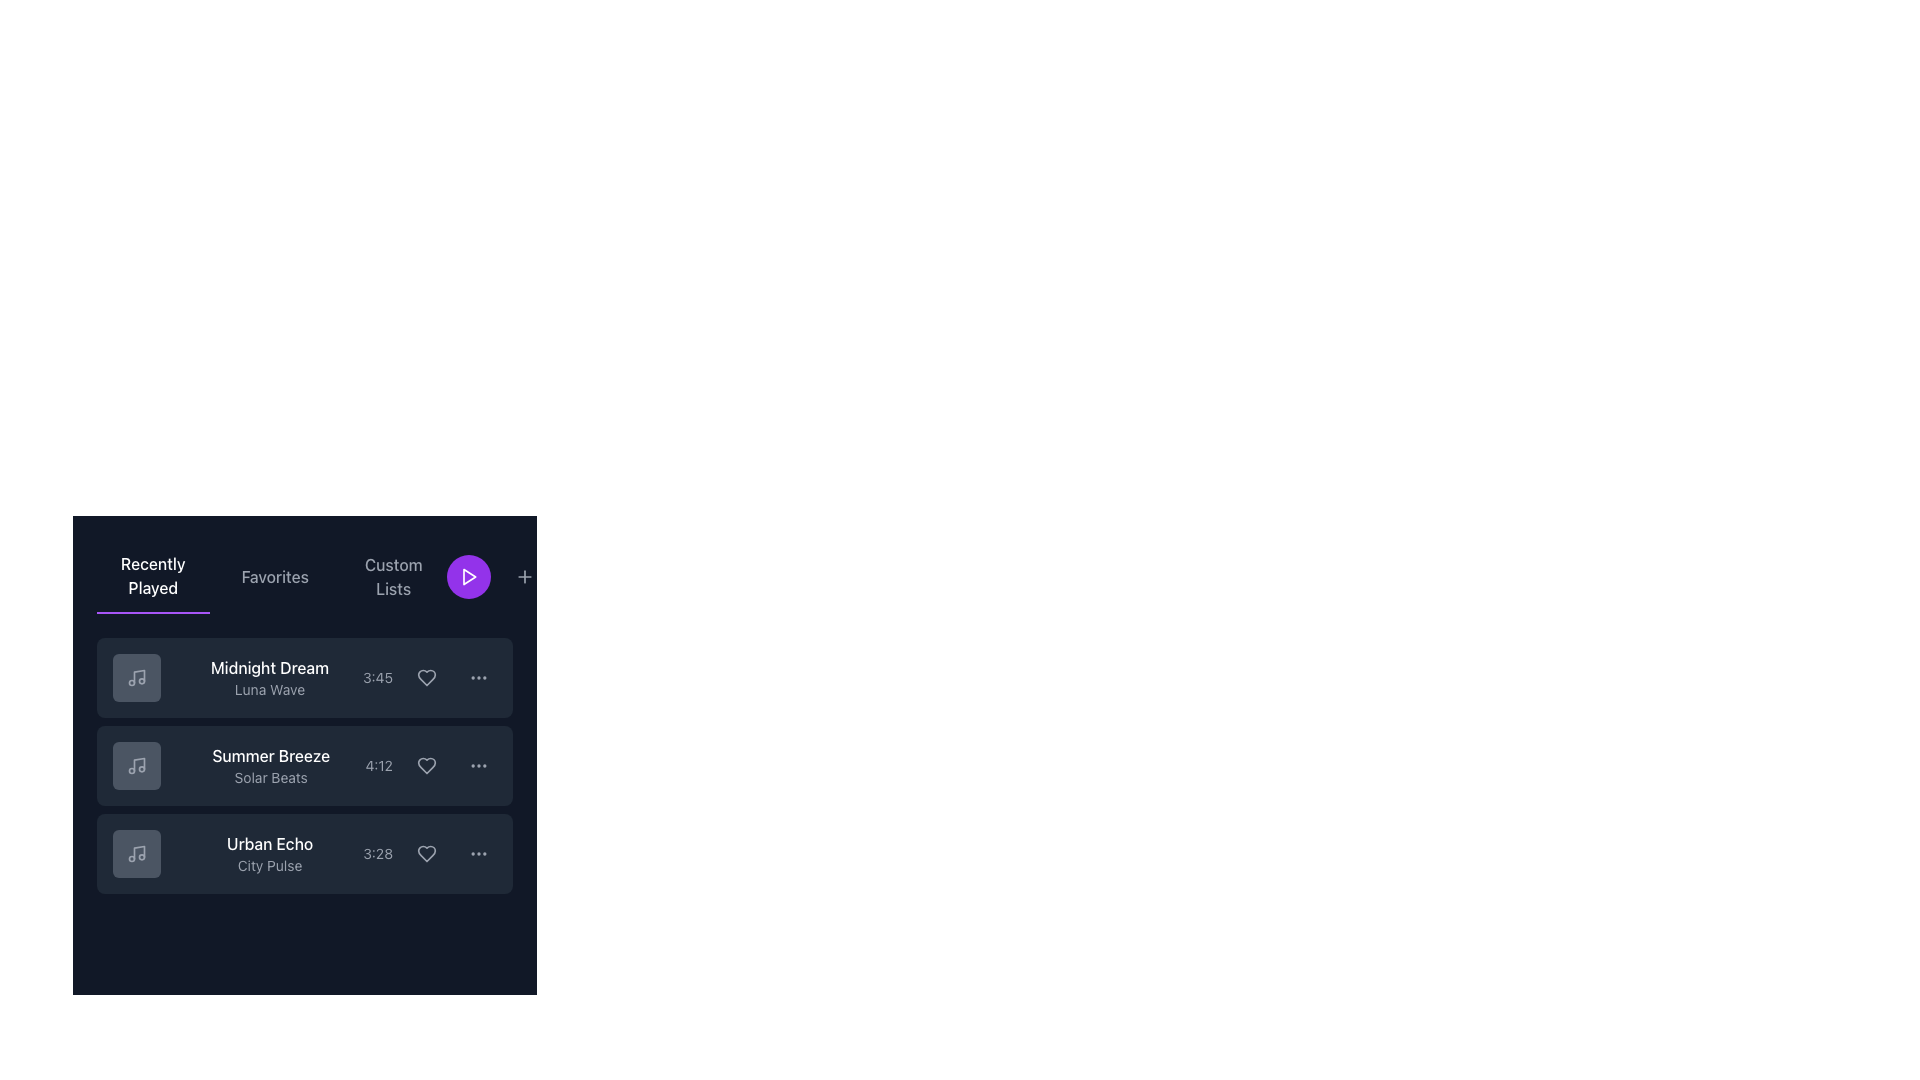 The height and width of the screenshot is (1080, 1920). Describe the element at coordinates (136, 853) in the screenshot. I see `the Icon Button with a dark gray background and a white music note icon, located in the third item of the 'Recently Played' list` at that location.